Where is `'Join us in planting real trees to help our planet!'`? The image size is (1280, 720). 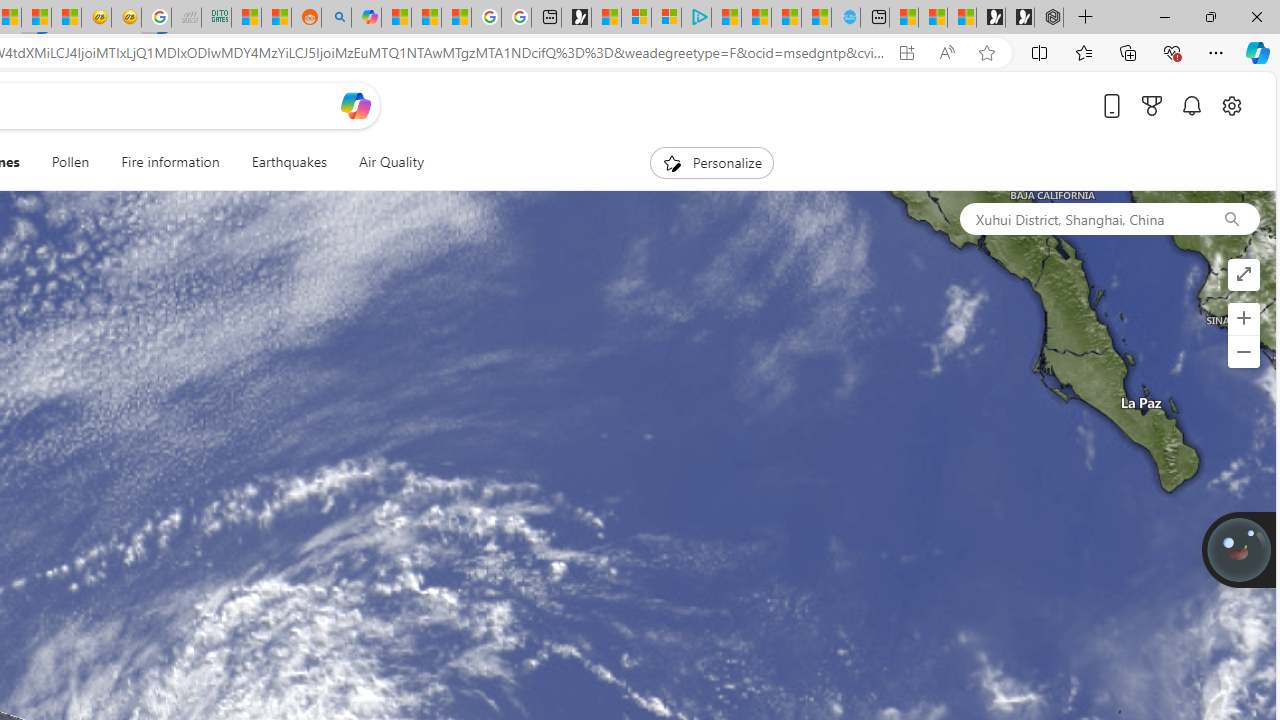
'Join us in planting real trees to help our planet!' is located at coordinates (1238, 548).